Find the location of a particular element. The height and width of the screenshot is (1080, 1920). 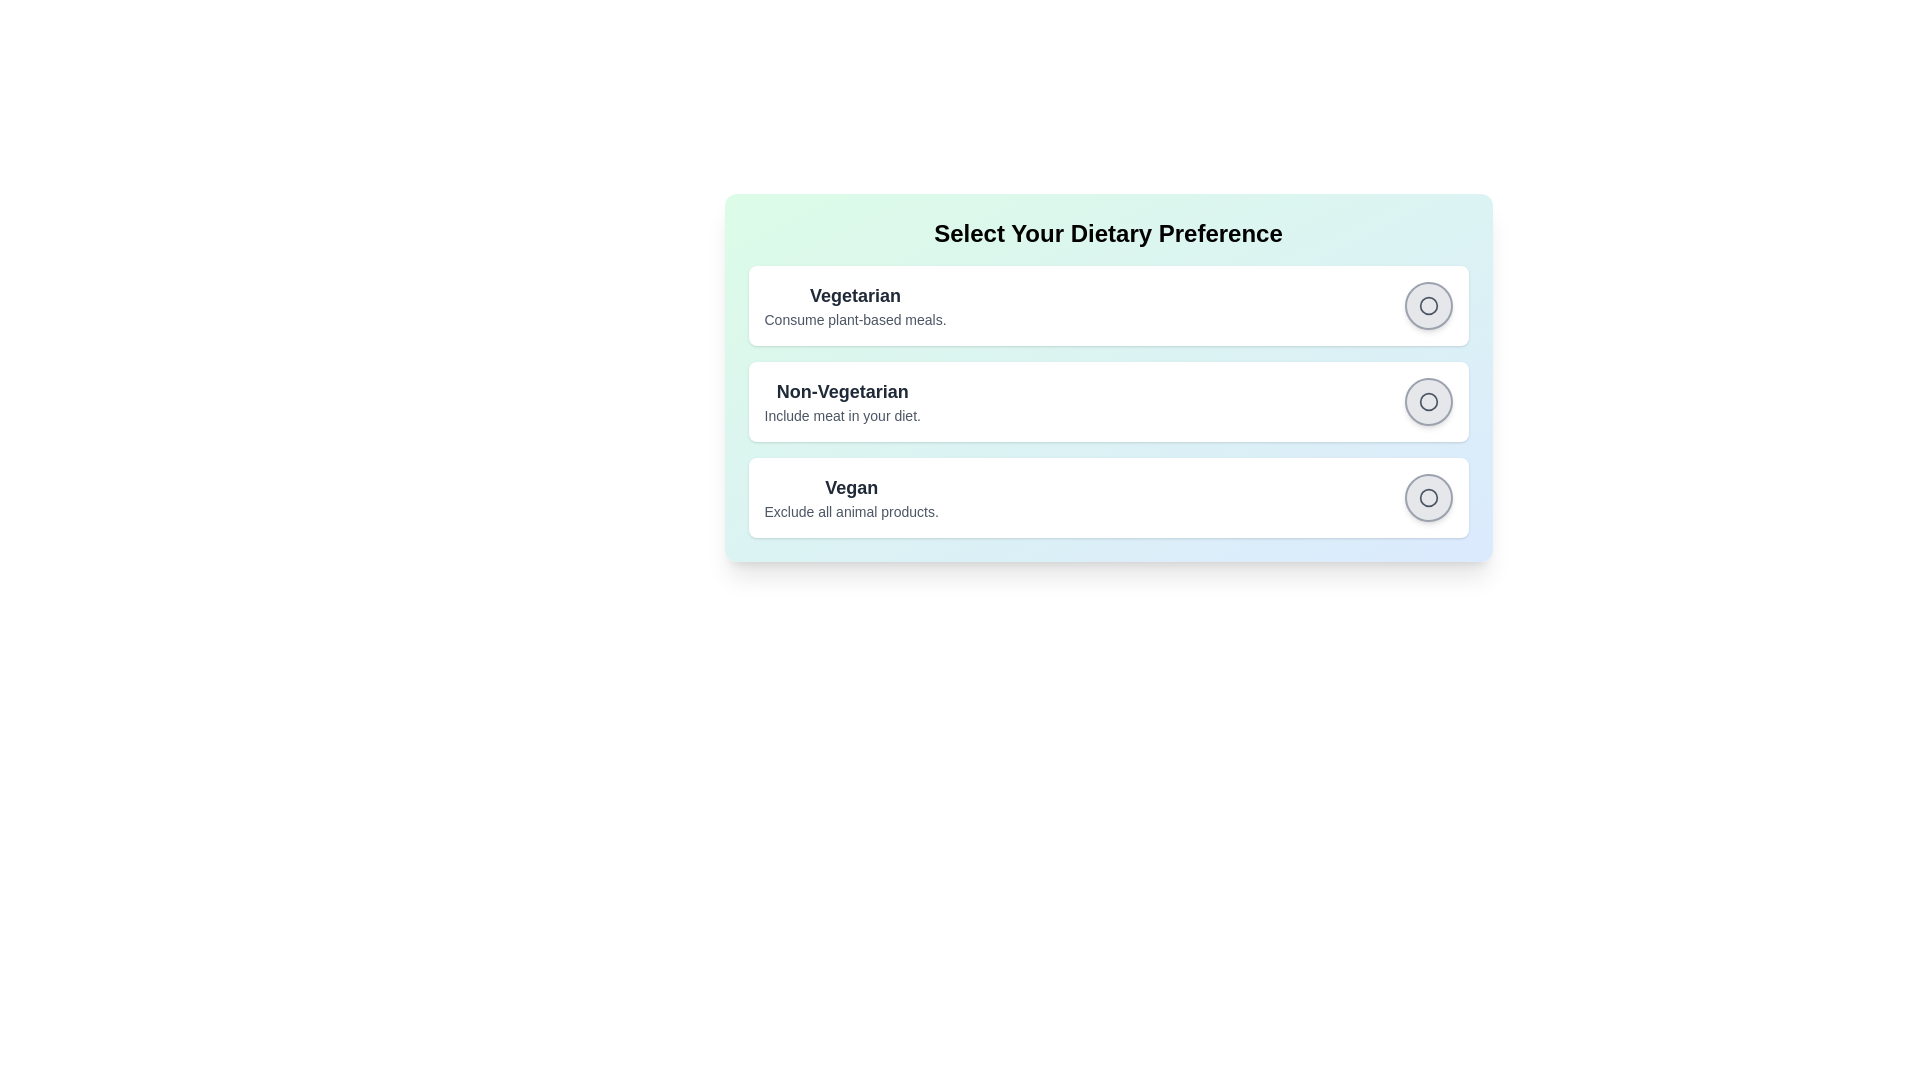

the second item is located at coordinates (1107, 401).